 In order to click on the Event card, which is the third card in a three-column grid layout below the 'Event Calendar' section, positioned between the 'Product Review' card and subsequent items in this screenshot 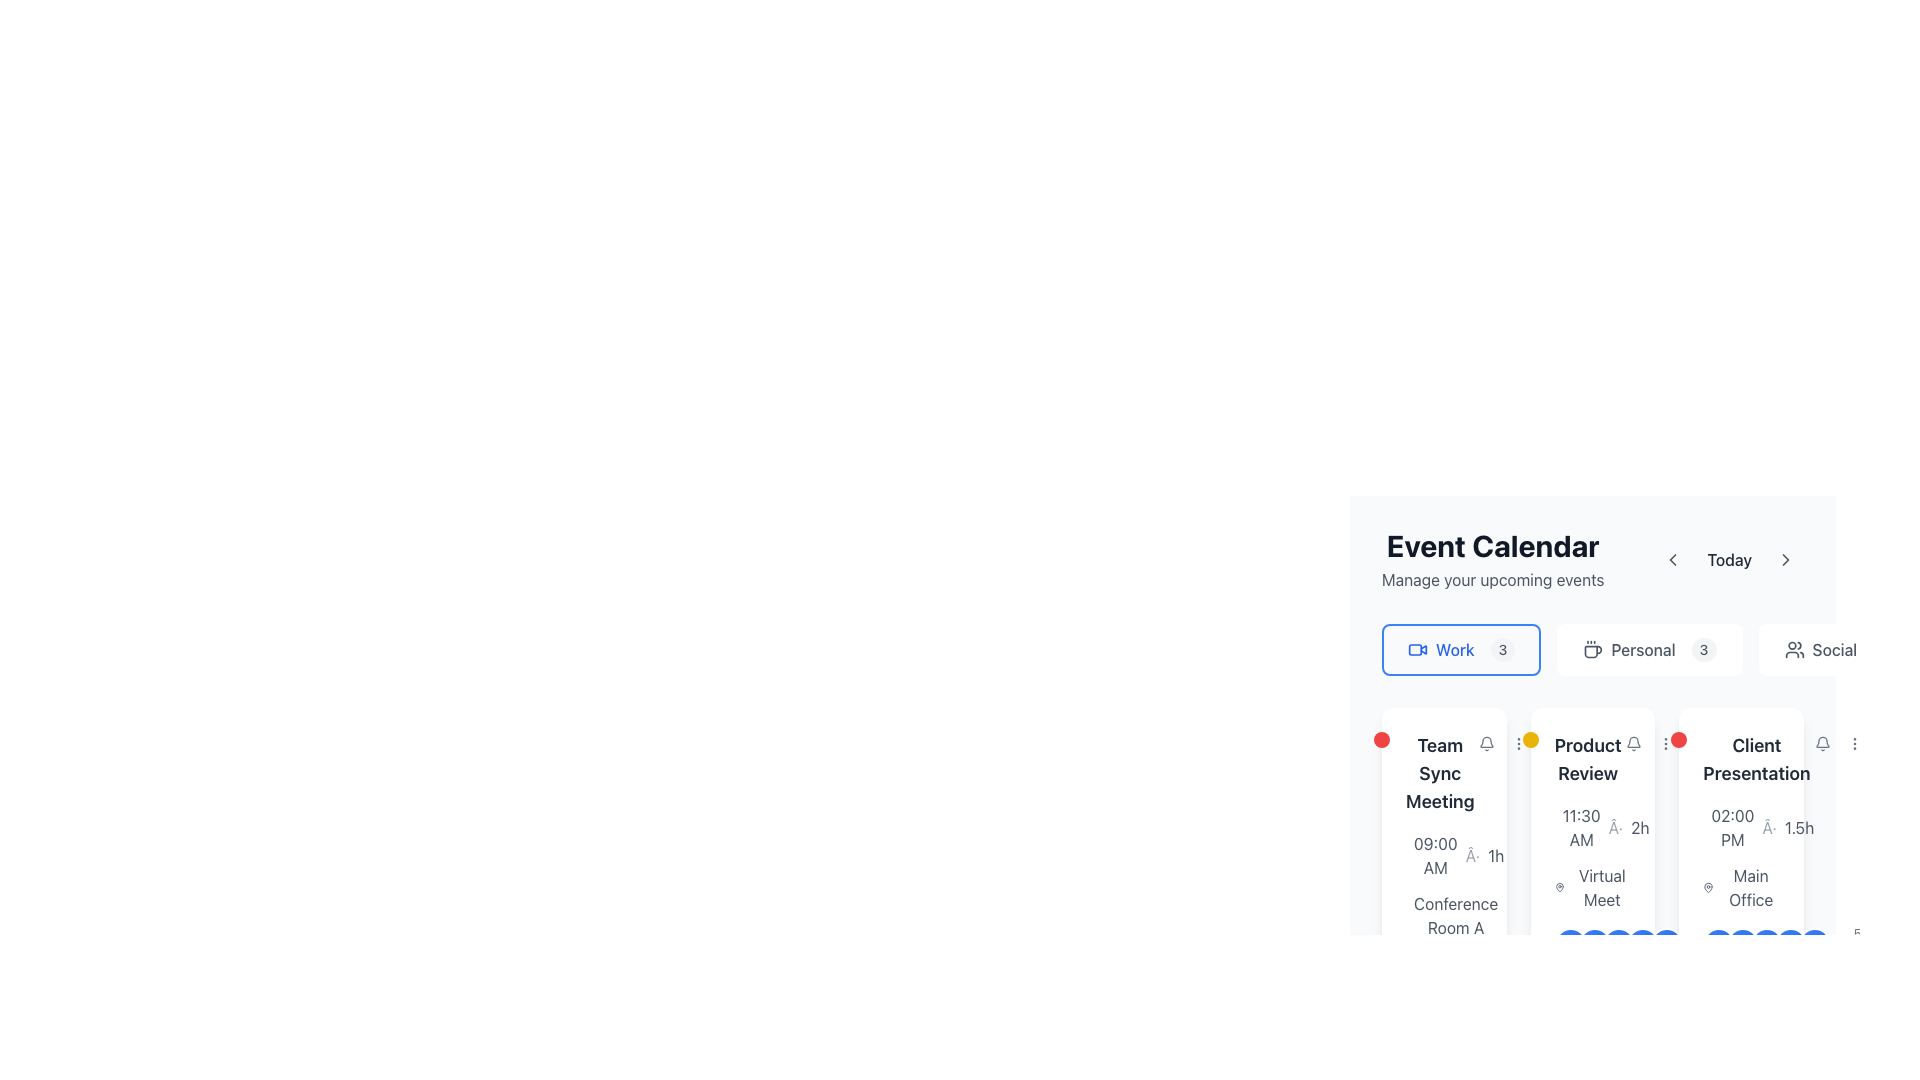, I will do `click(1740, 877)`.